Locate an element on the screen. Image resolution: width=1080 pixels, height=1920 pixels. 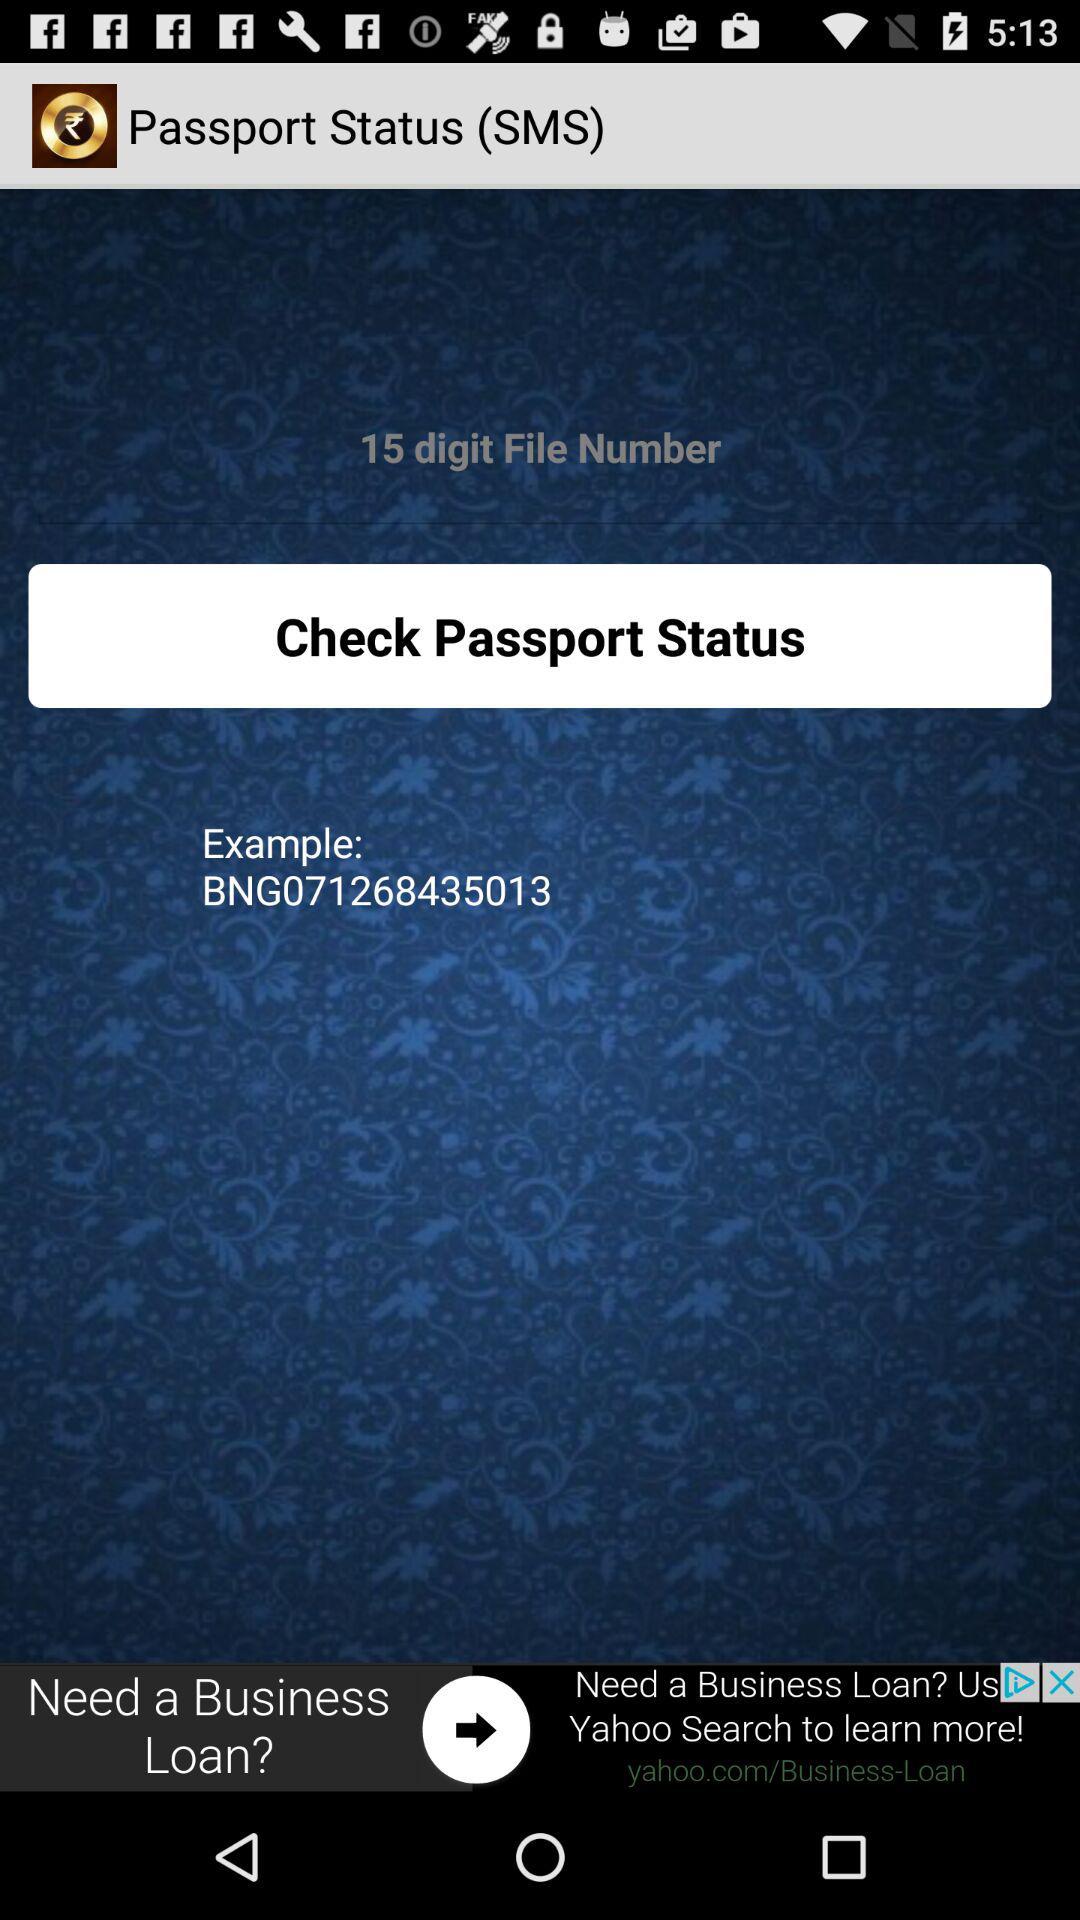
the advertisement 's website is located at coordinates (540, 1727).